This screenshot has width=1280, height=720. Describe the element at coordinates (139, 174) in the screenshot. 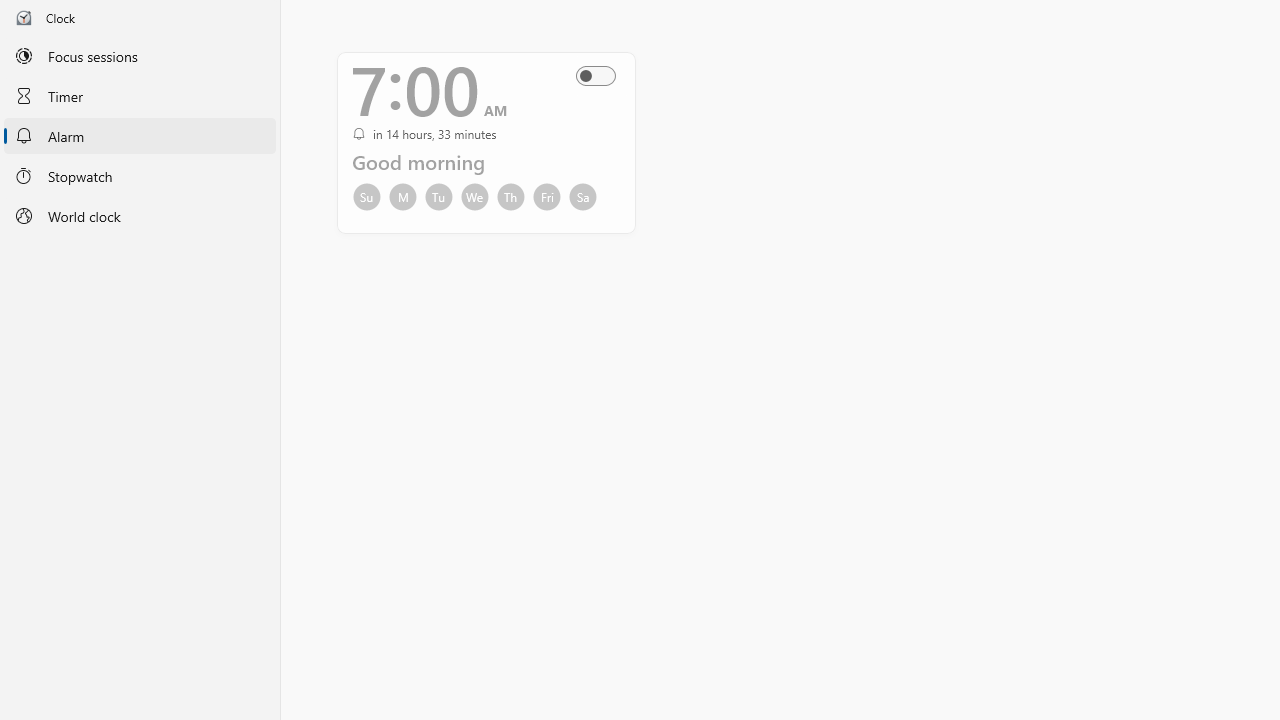

I see `'Stopwatch'` at that location.